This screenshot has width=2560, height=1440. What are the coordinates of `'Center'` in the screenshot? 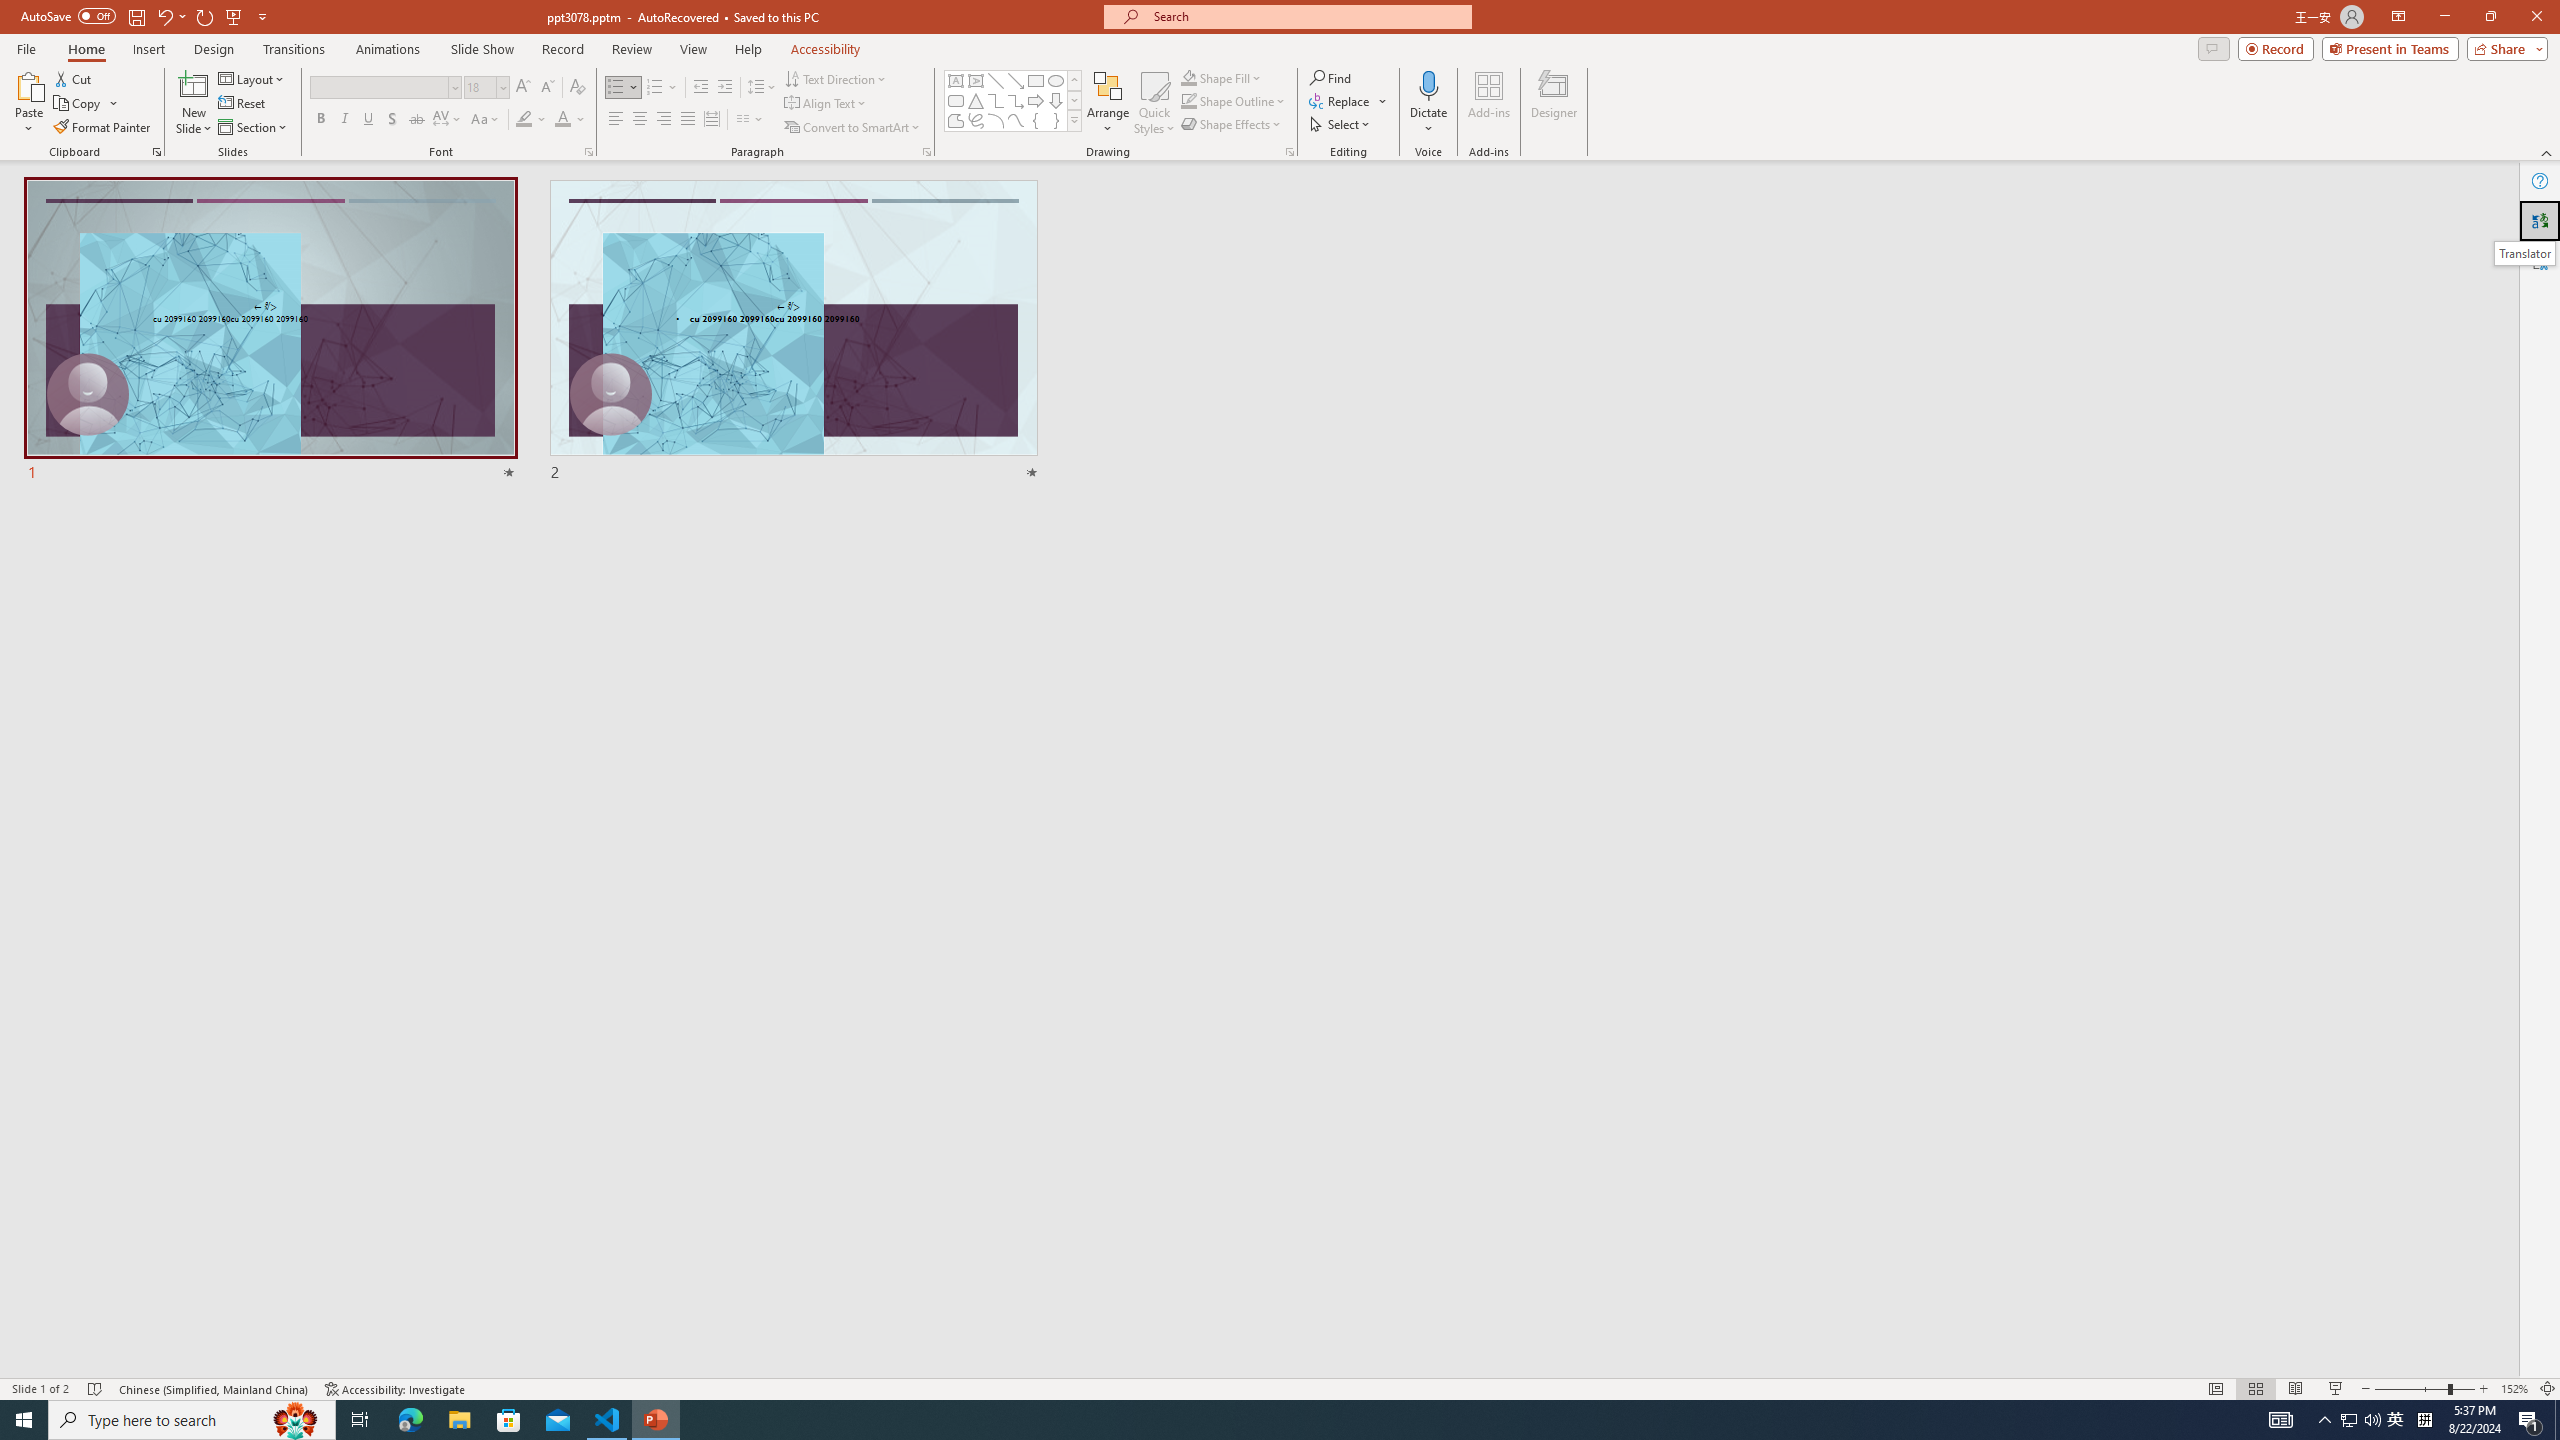 It's located at (640, 118).